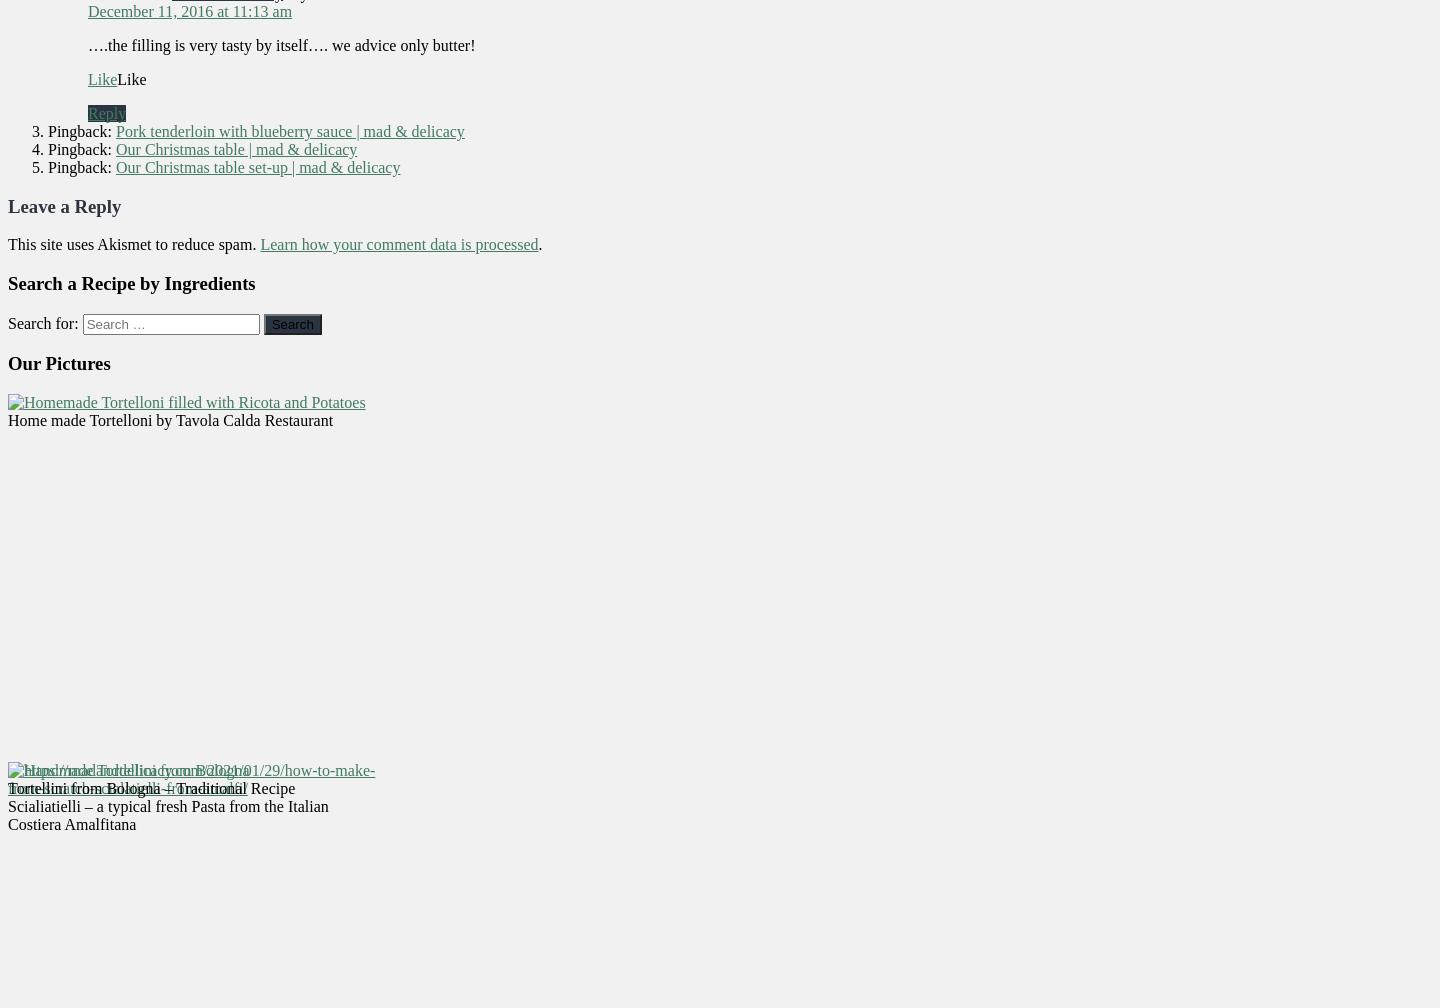 The image size is (1440, 1008). I want to click on 'Our Christmas table set-up | mad & delicacy', so click(257, 166).